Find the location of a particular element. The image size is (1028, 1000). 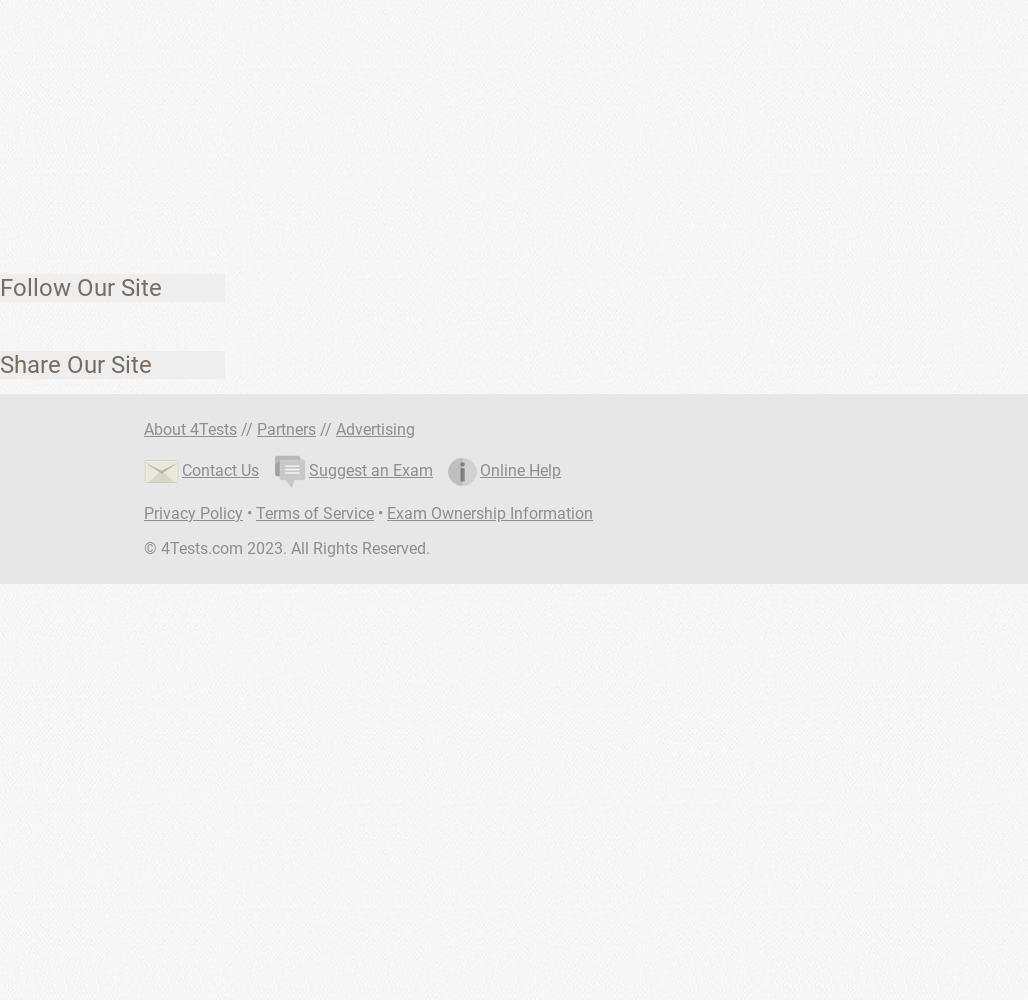

'Suggest an Exam' is located at coordinates (370, 468).